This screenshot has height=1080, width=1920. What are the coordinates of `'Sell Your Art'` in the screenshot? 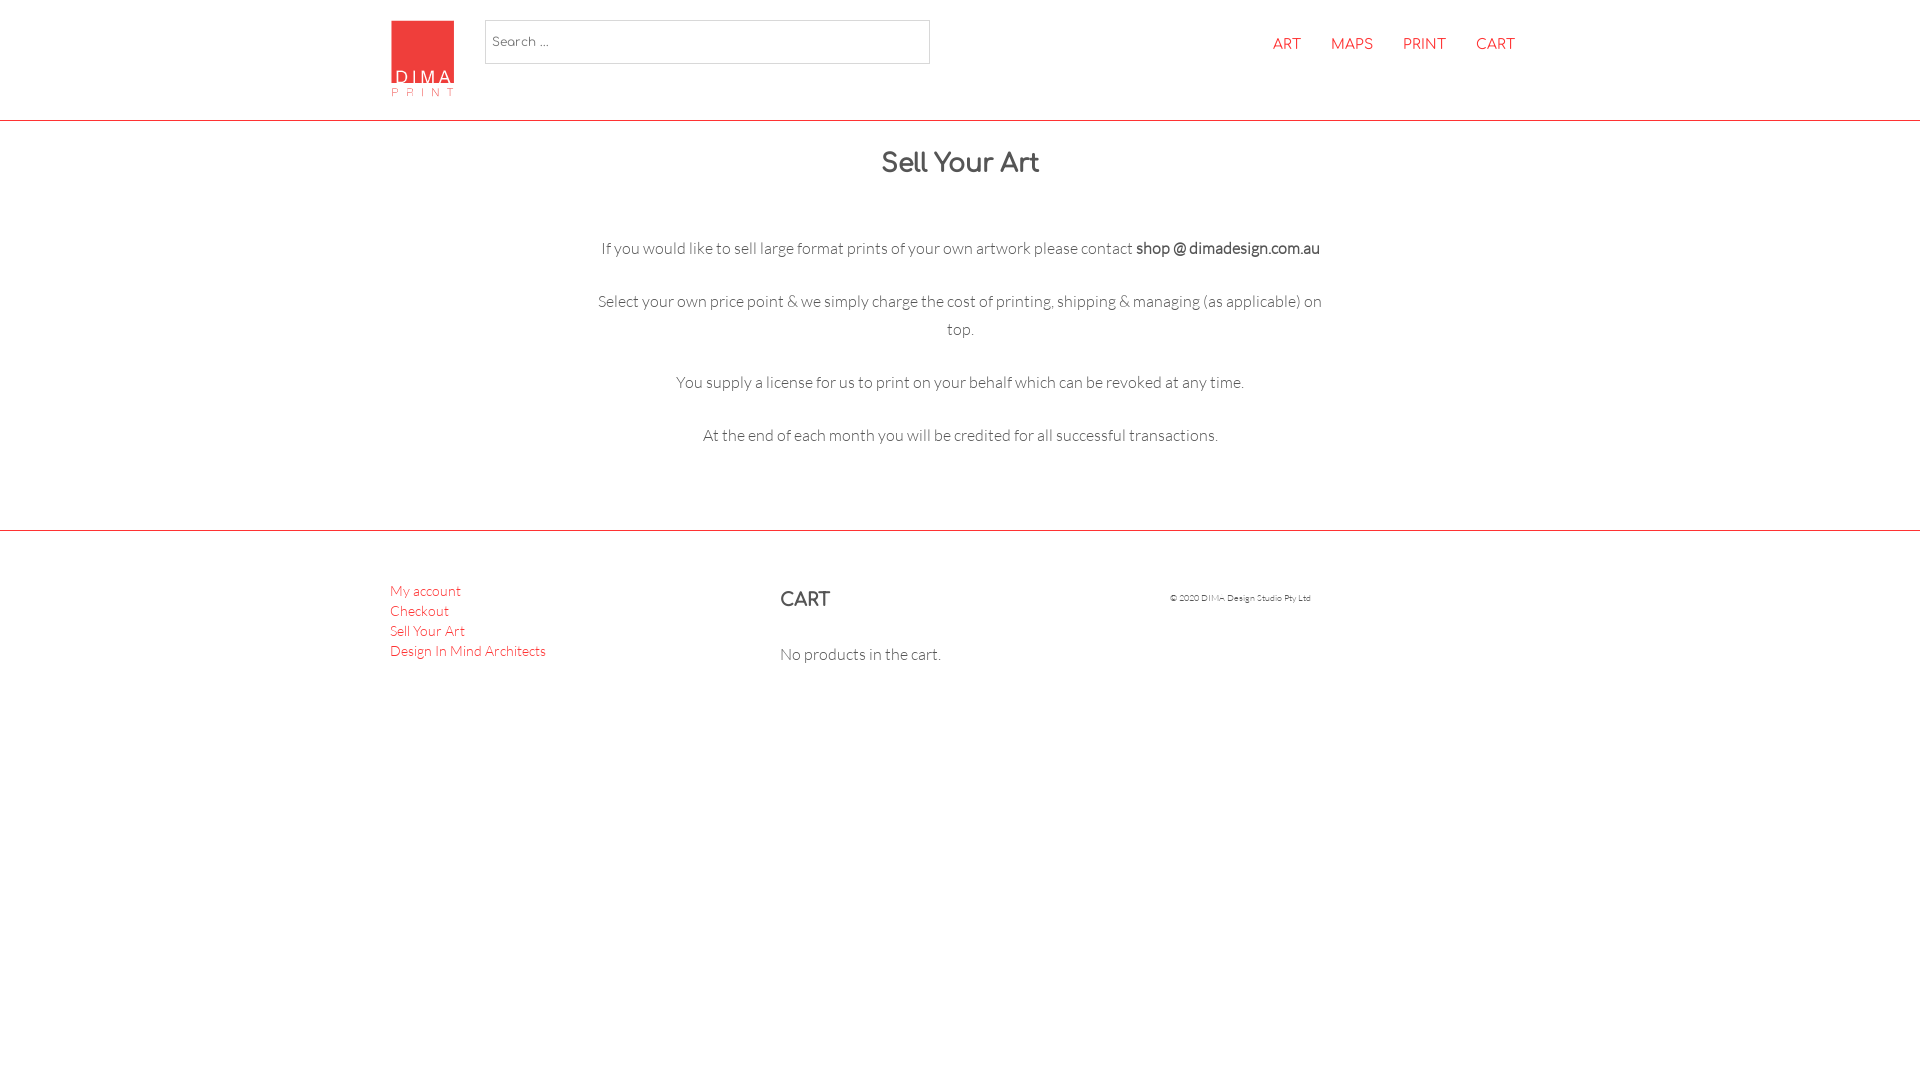 It's located at (426, 630).